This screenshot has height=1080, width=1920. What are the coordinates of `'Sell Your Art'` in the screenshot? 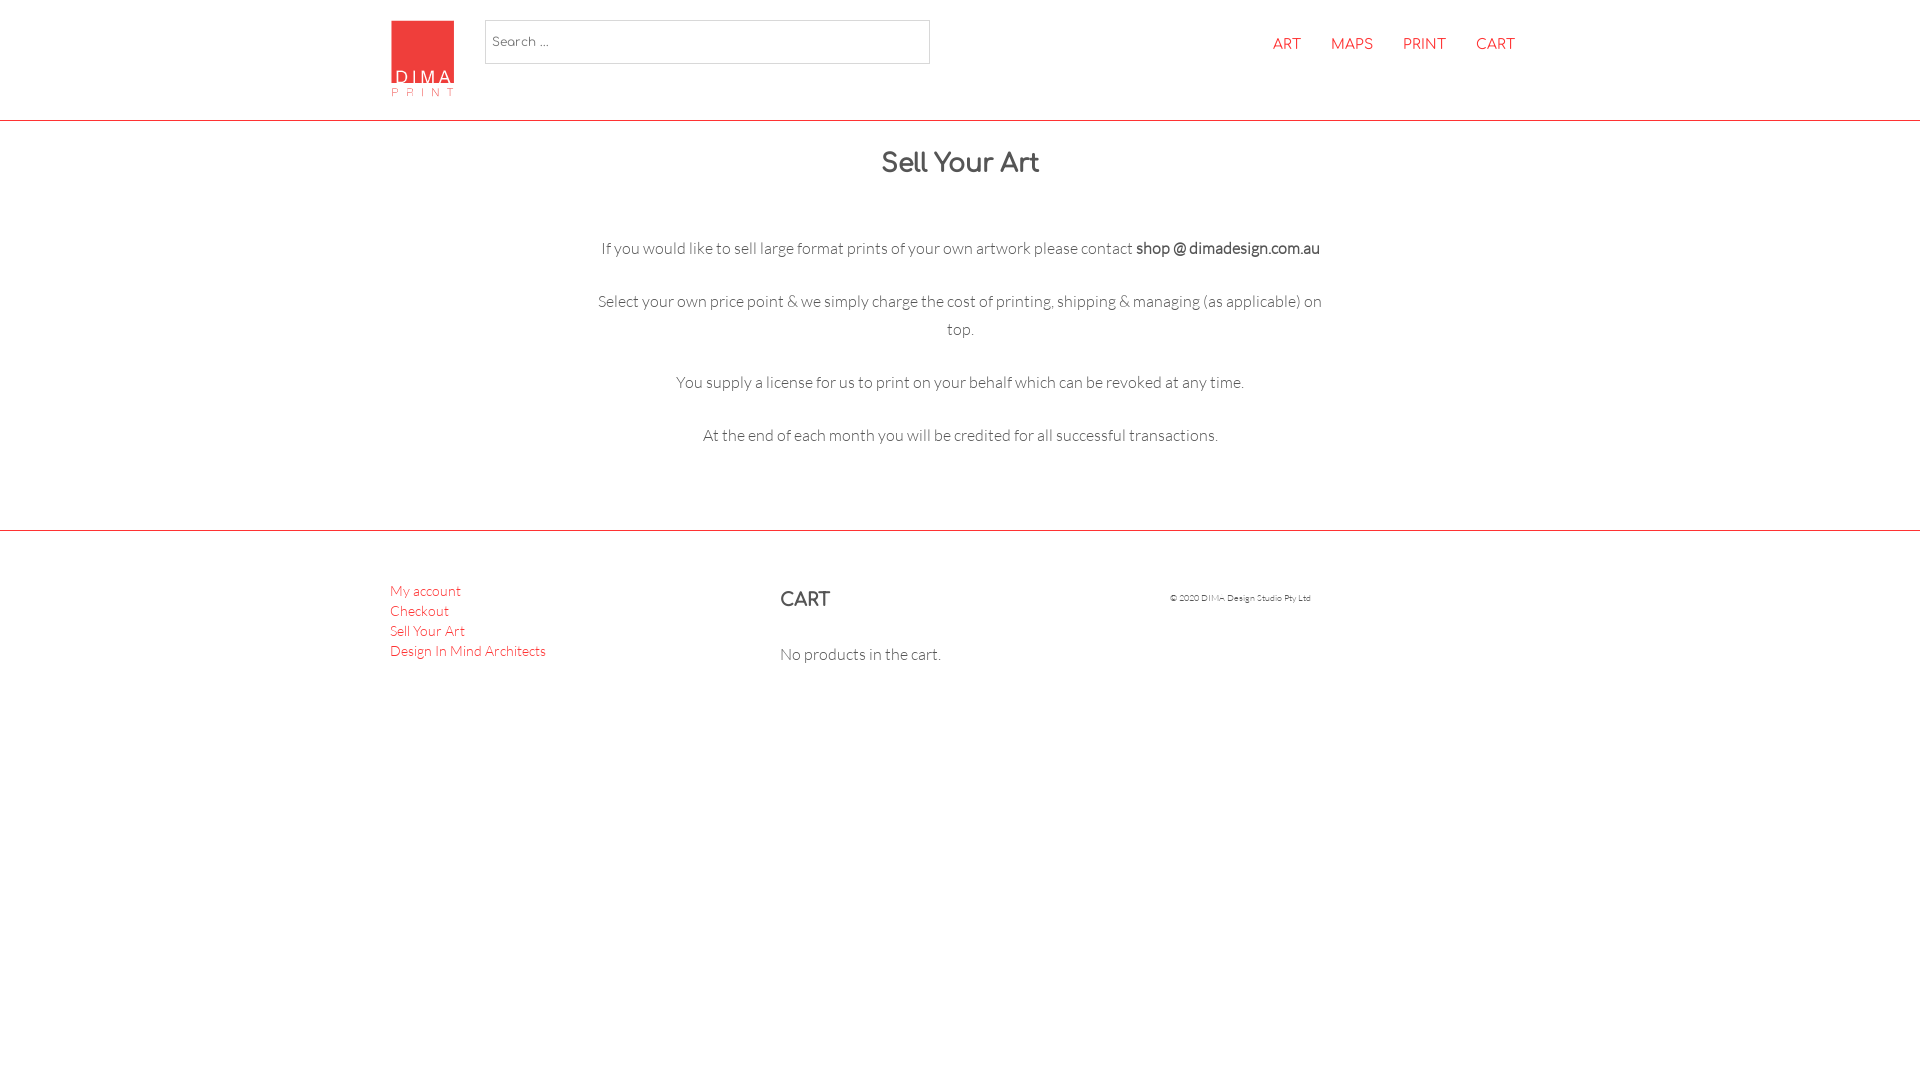 It's located at (426, 630).